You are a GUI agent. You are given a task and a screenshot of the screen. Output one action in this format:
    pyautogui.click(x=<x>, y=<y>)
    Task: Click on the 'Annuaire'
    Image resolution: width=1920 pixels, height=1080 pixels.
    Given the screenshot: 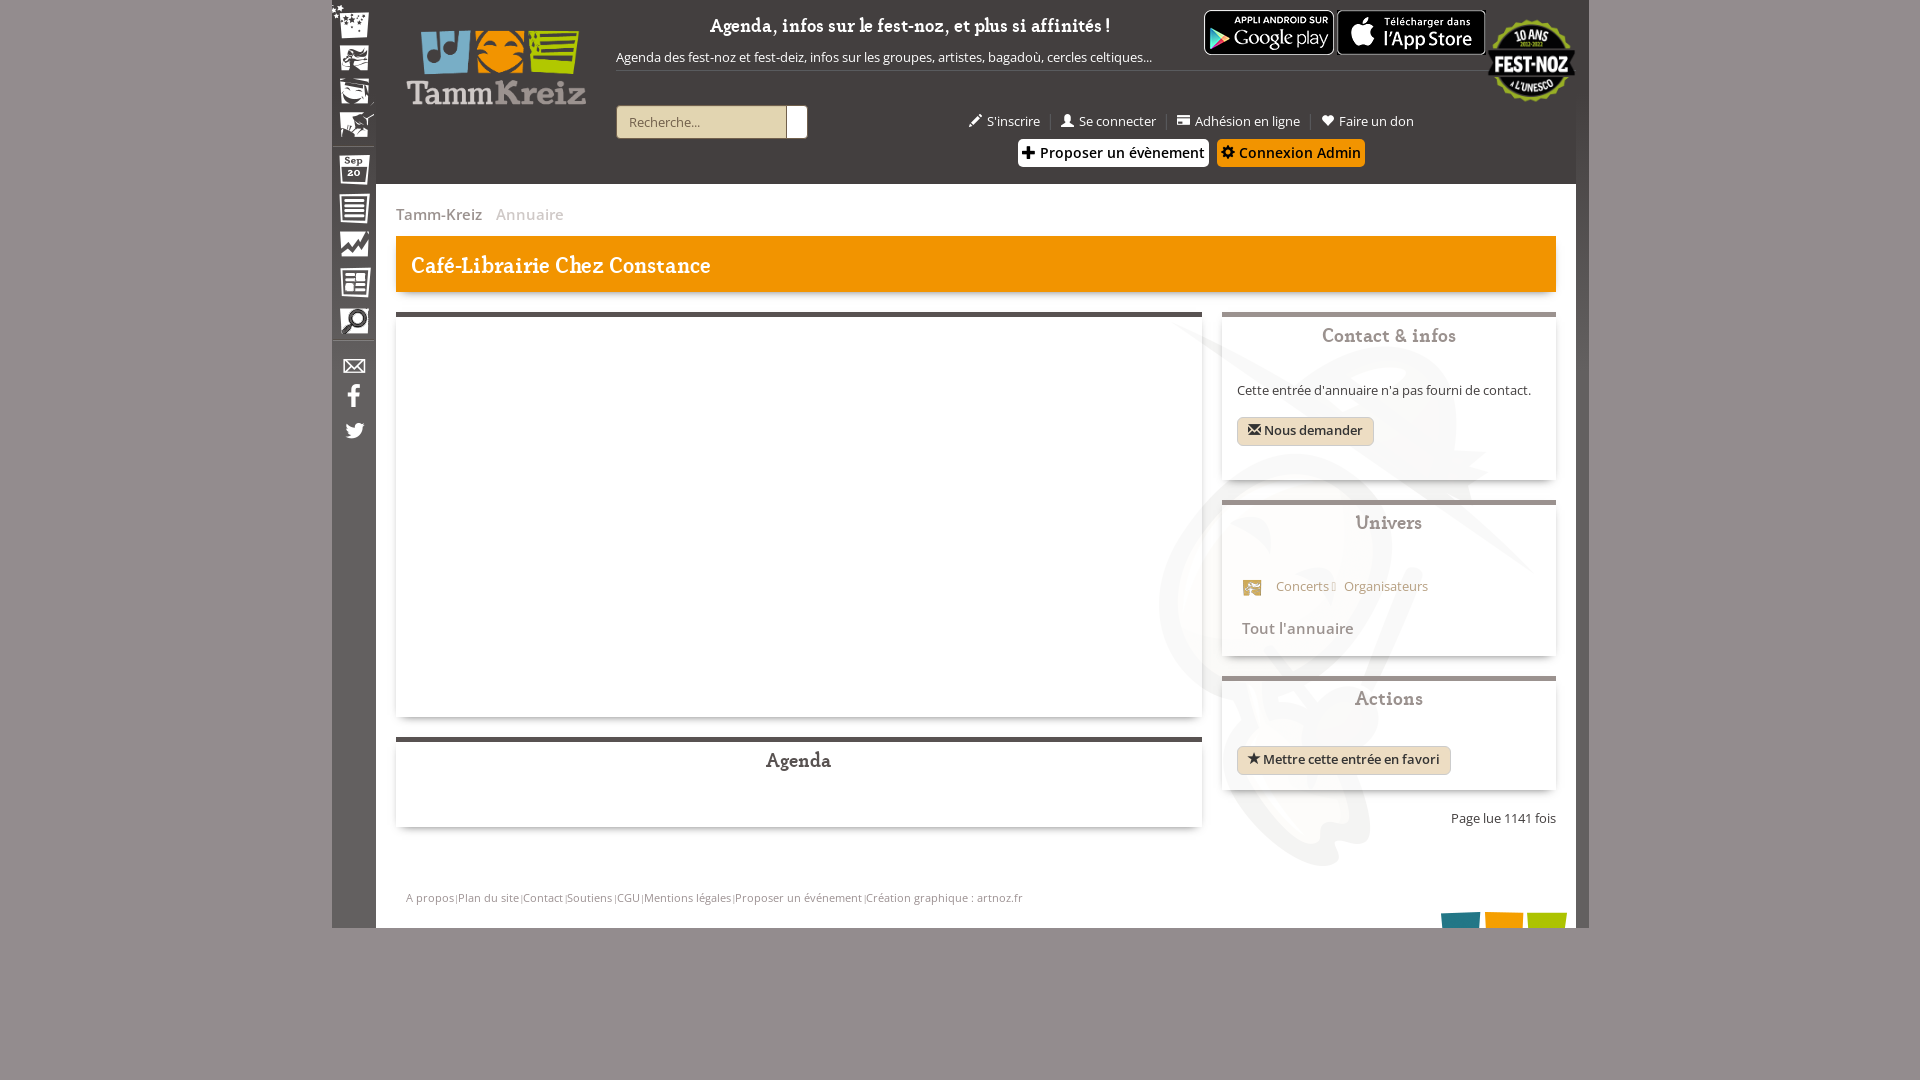 What is the action you would take?
    pyautogui.click(x=331, y=212)
    